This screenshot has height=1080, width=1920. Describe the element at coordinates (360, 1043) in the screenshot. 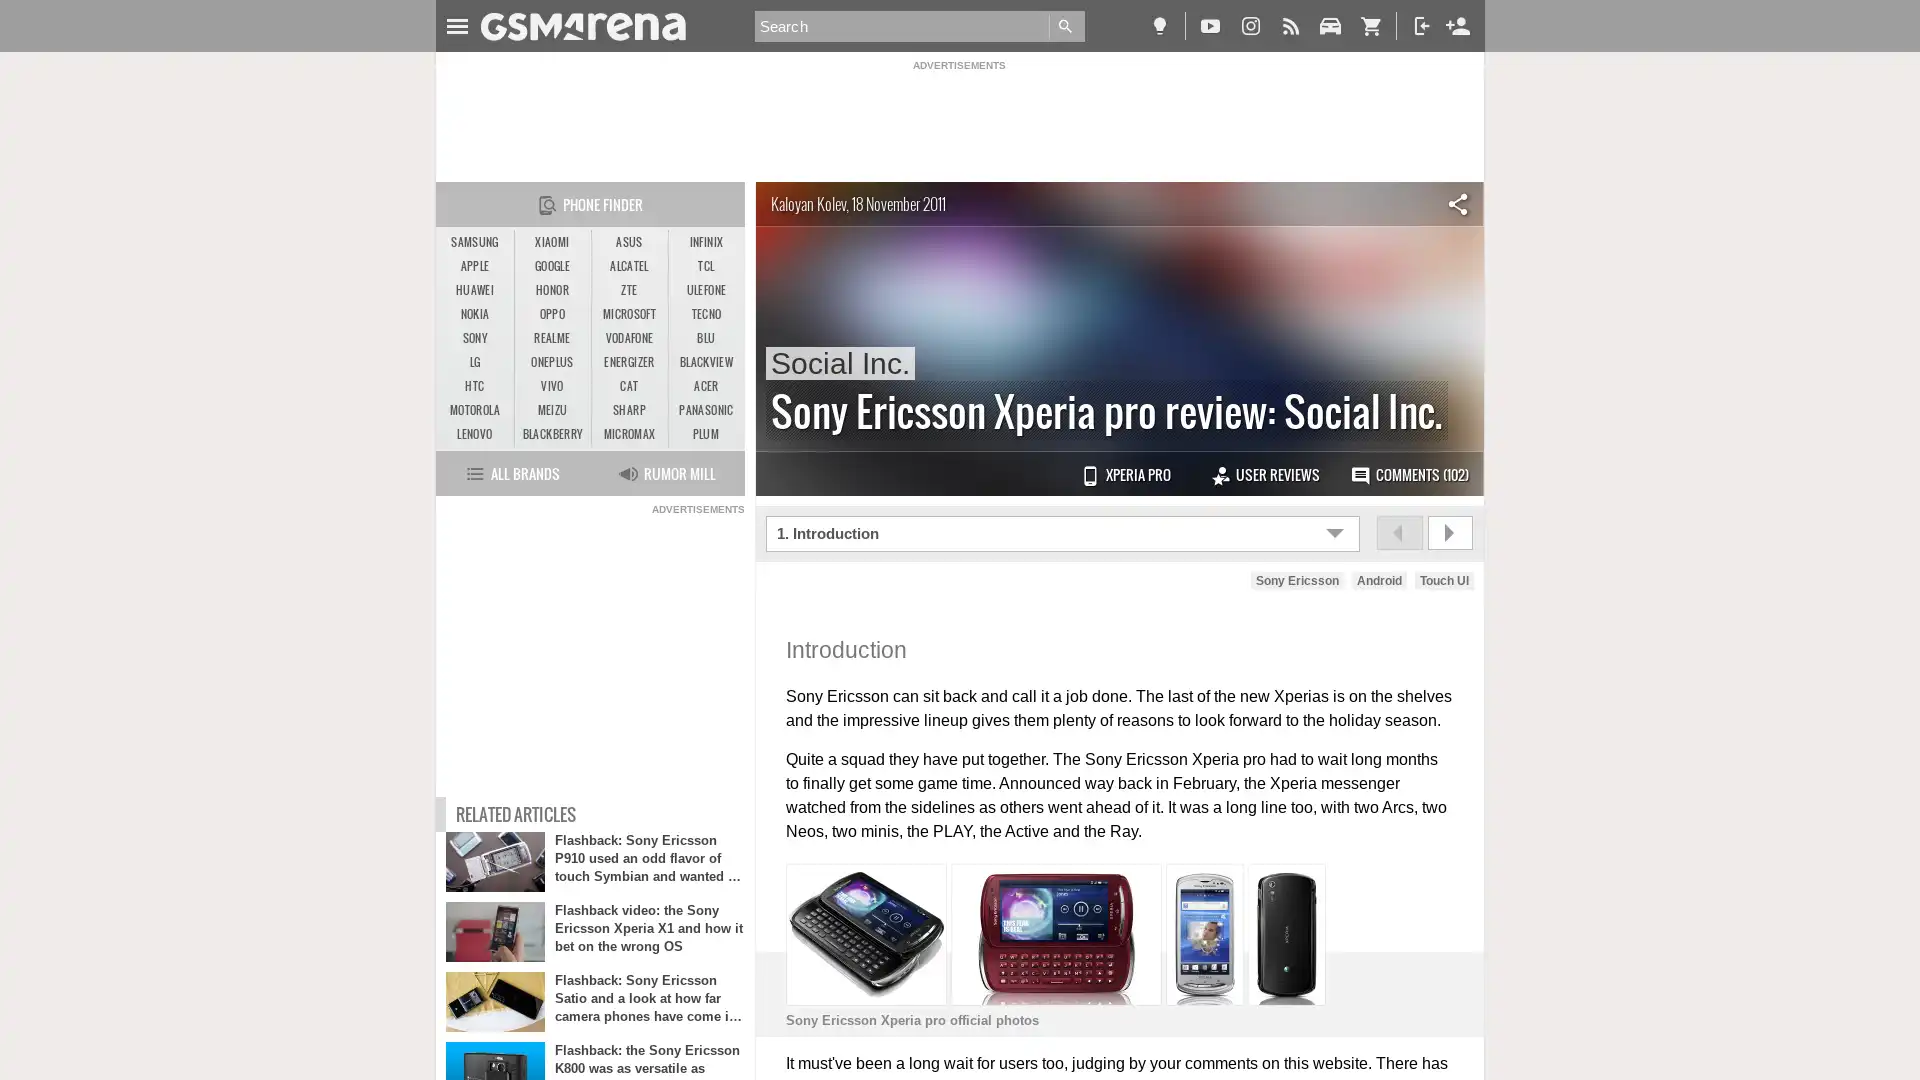

I see `Agree and proceed` at that location.